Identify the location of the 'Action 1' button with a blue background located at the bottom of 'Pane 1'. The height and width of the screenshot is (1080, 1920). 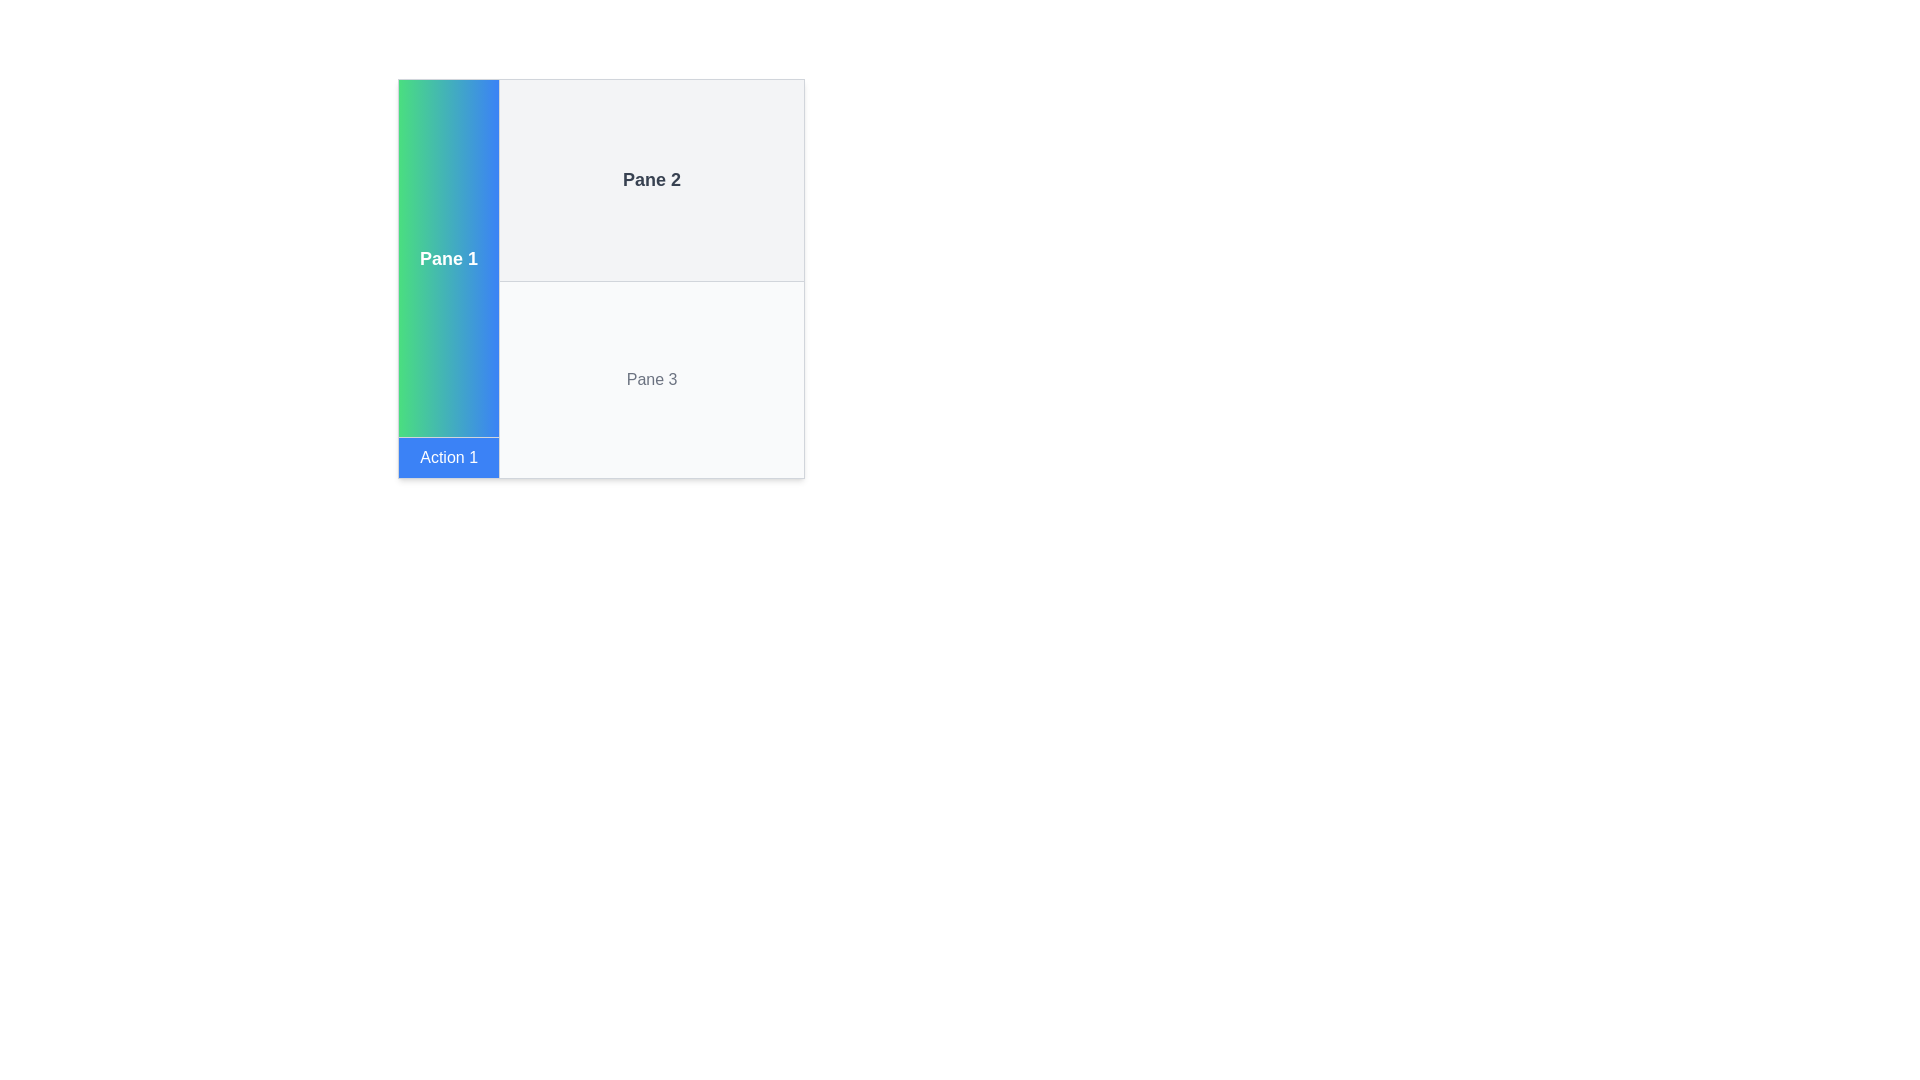
(448, 458).